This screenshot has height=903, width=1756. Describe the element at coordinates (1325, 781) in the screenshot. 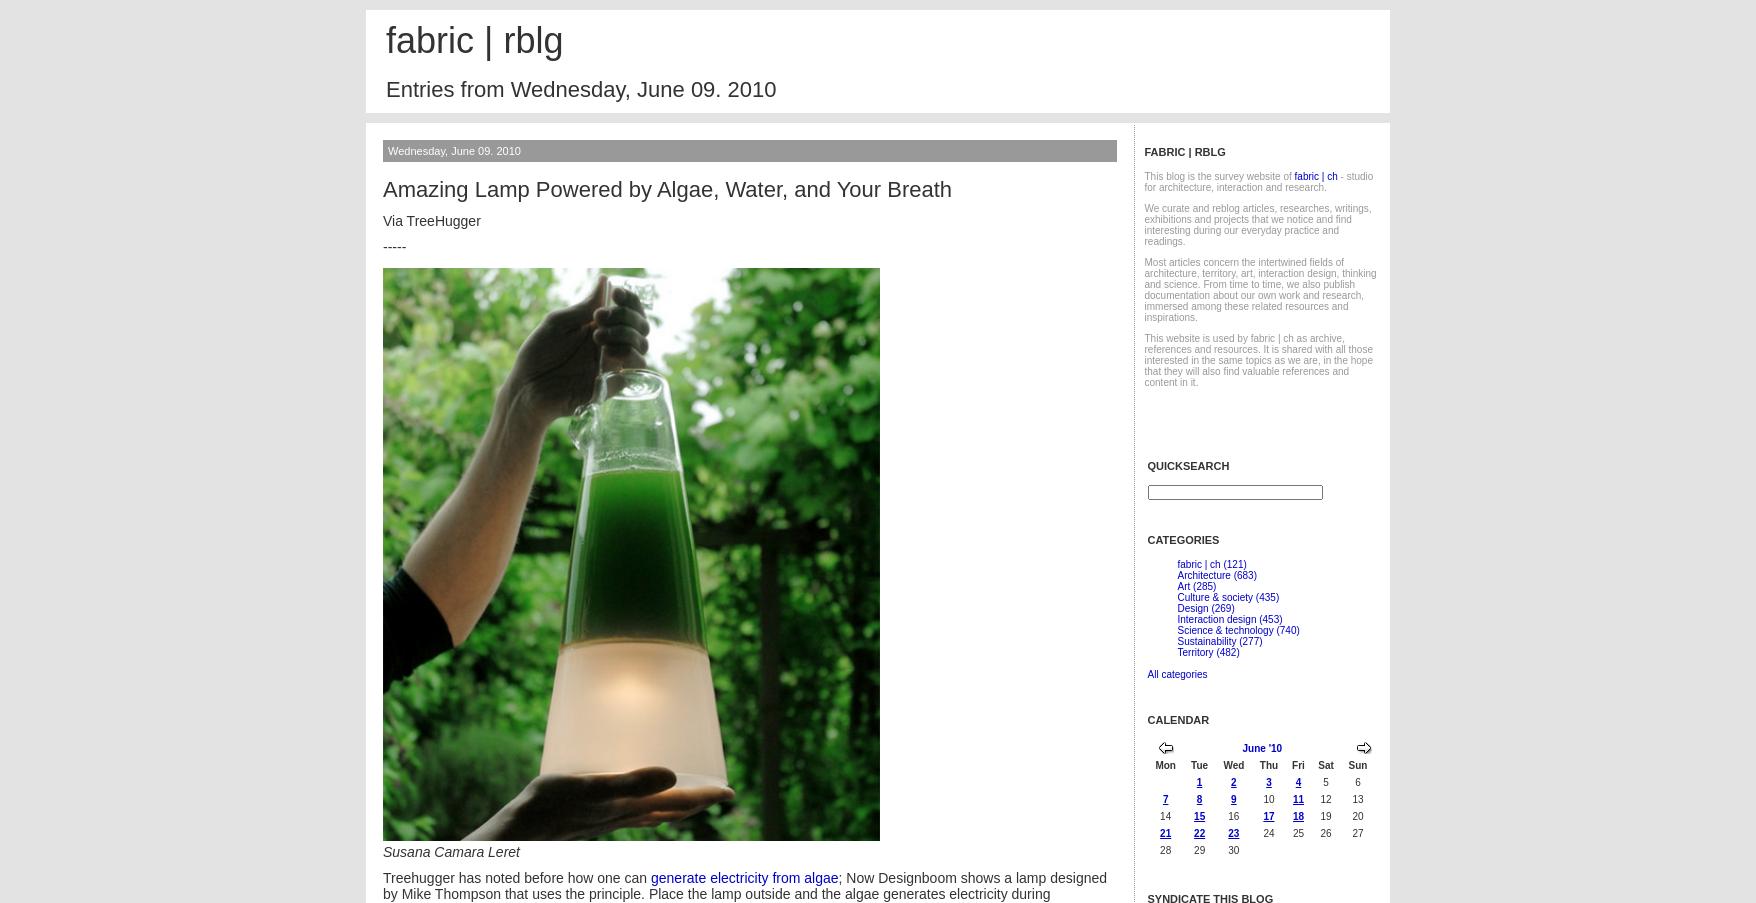

I see `'5'` at that location.